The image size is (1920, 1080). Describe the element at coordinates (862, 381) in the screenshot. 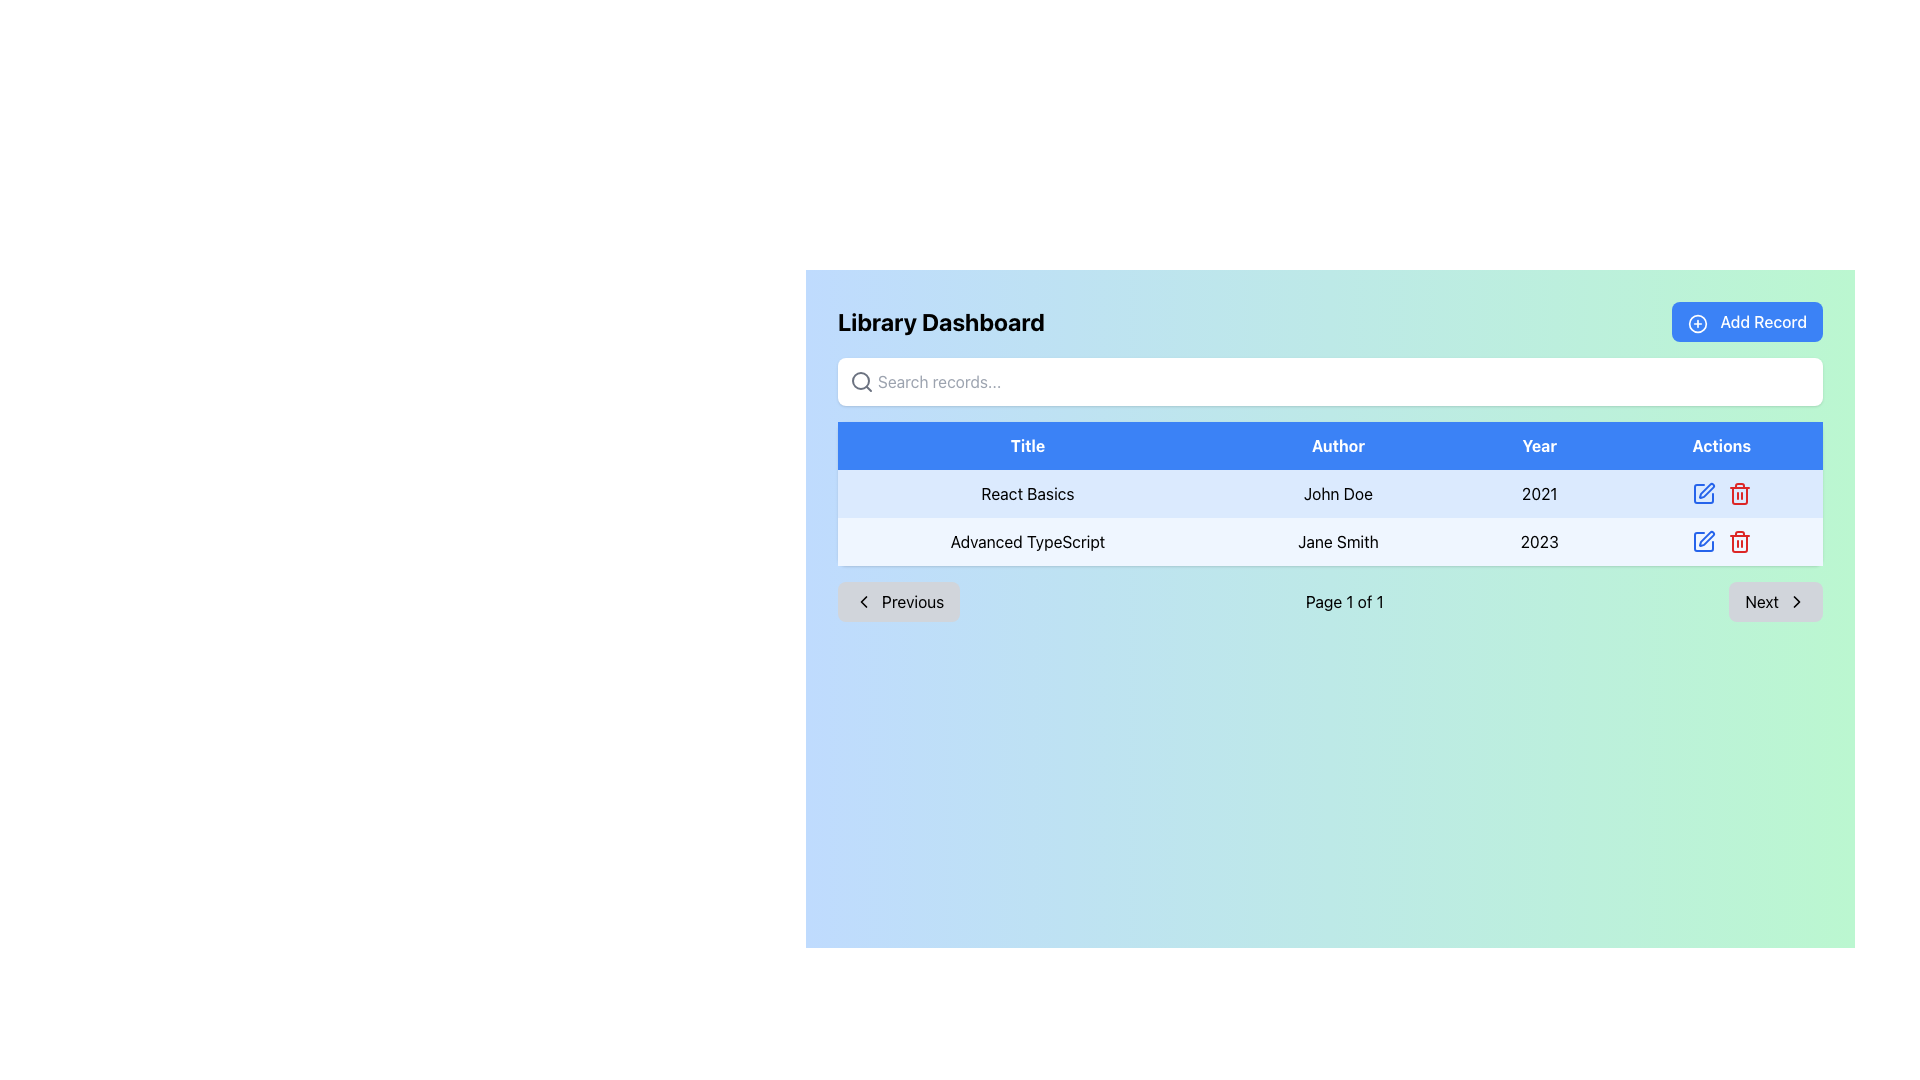

I see `search icon, which is a gray magnifying glass styled element located adjacent to the search input field at the top left of the interface, using the developer tools` at that location.